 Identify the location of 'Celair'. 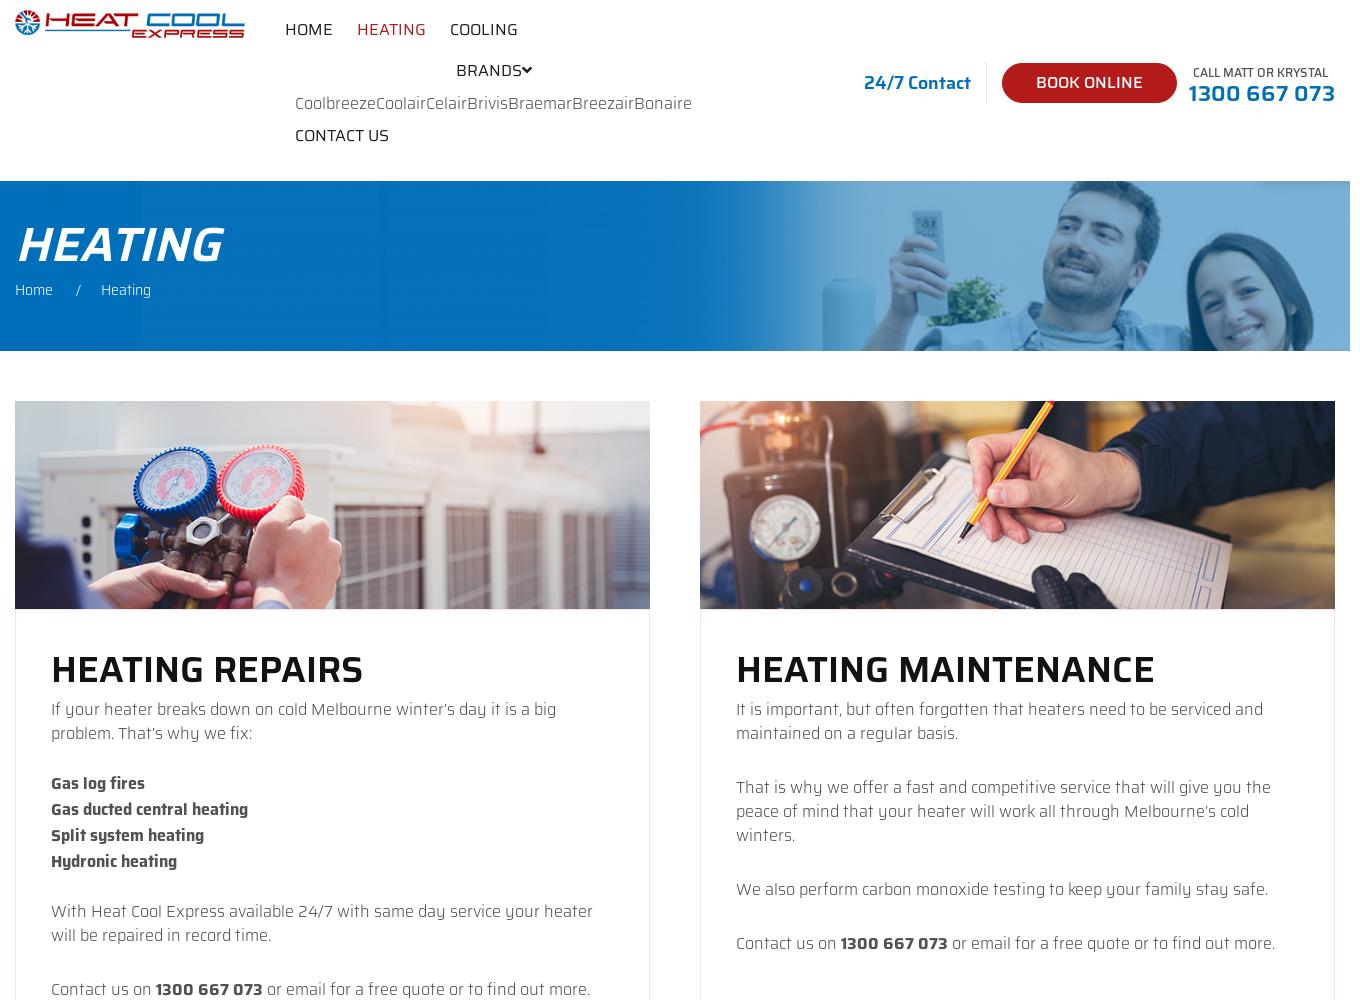
(445, 102).